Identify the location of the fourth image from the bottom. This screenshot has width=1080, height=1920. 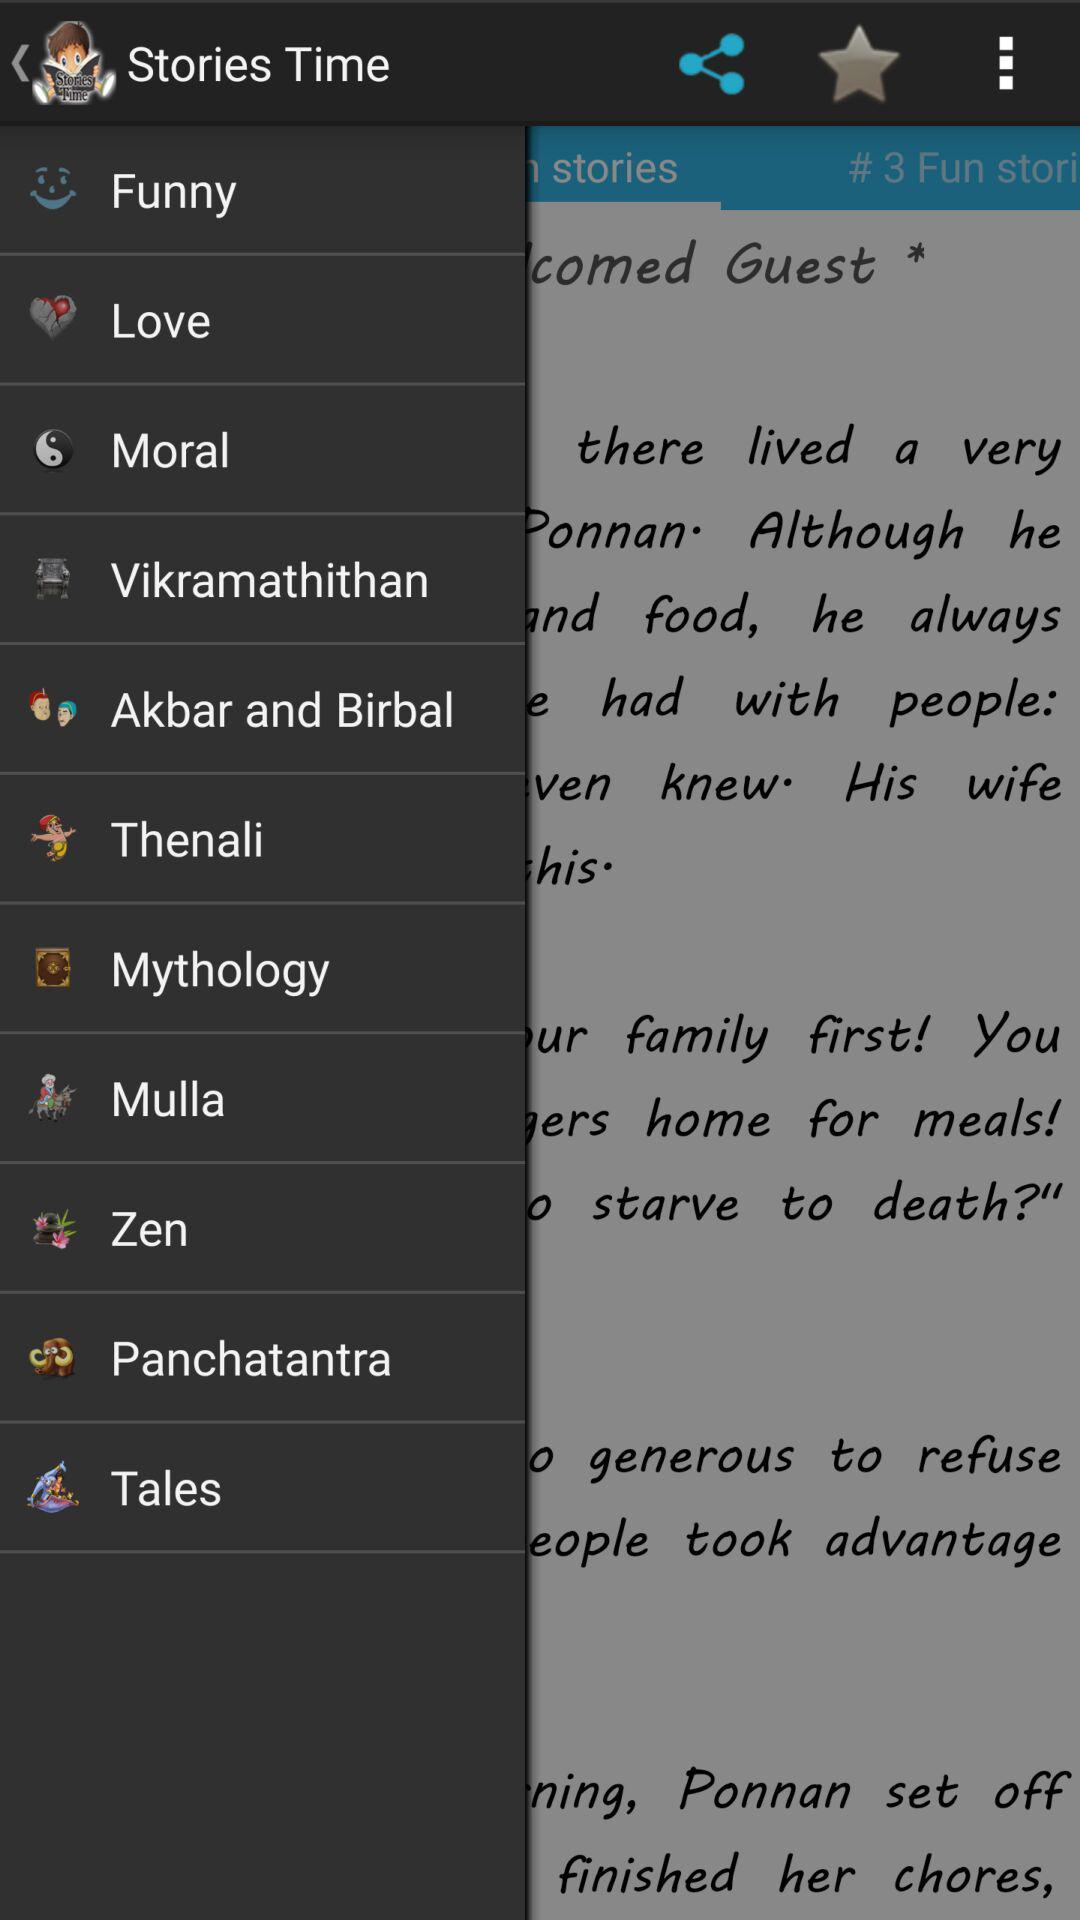
(51, 1096).